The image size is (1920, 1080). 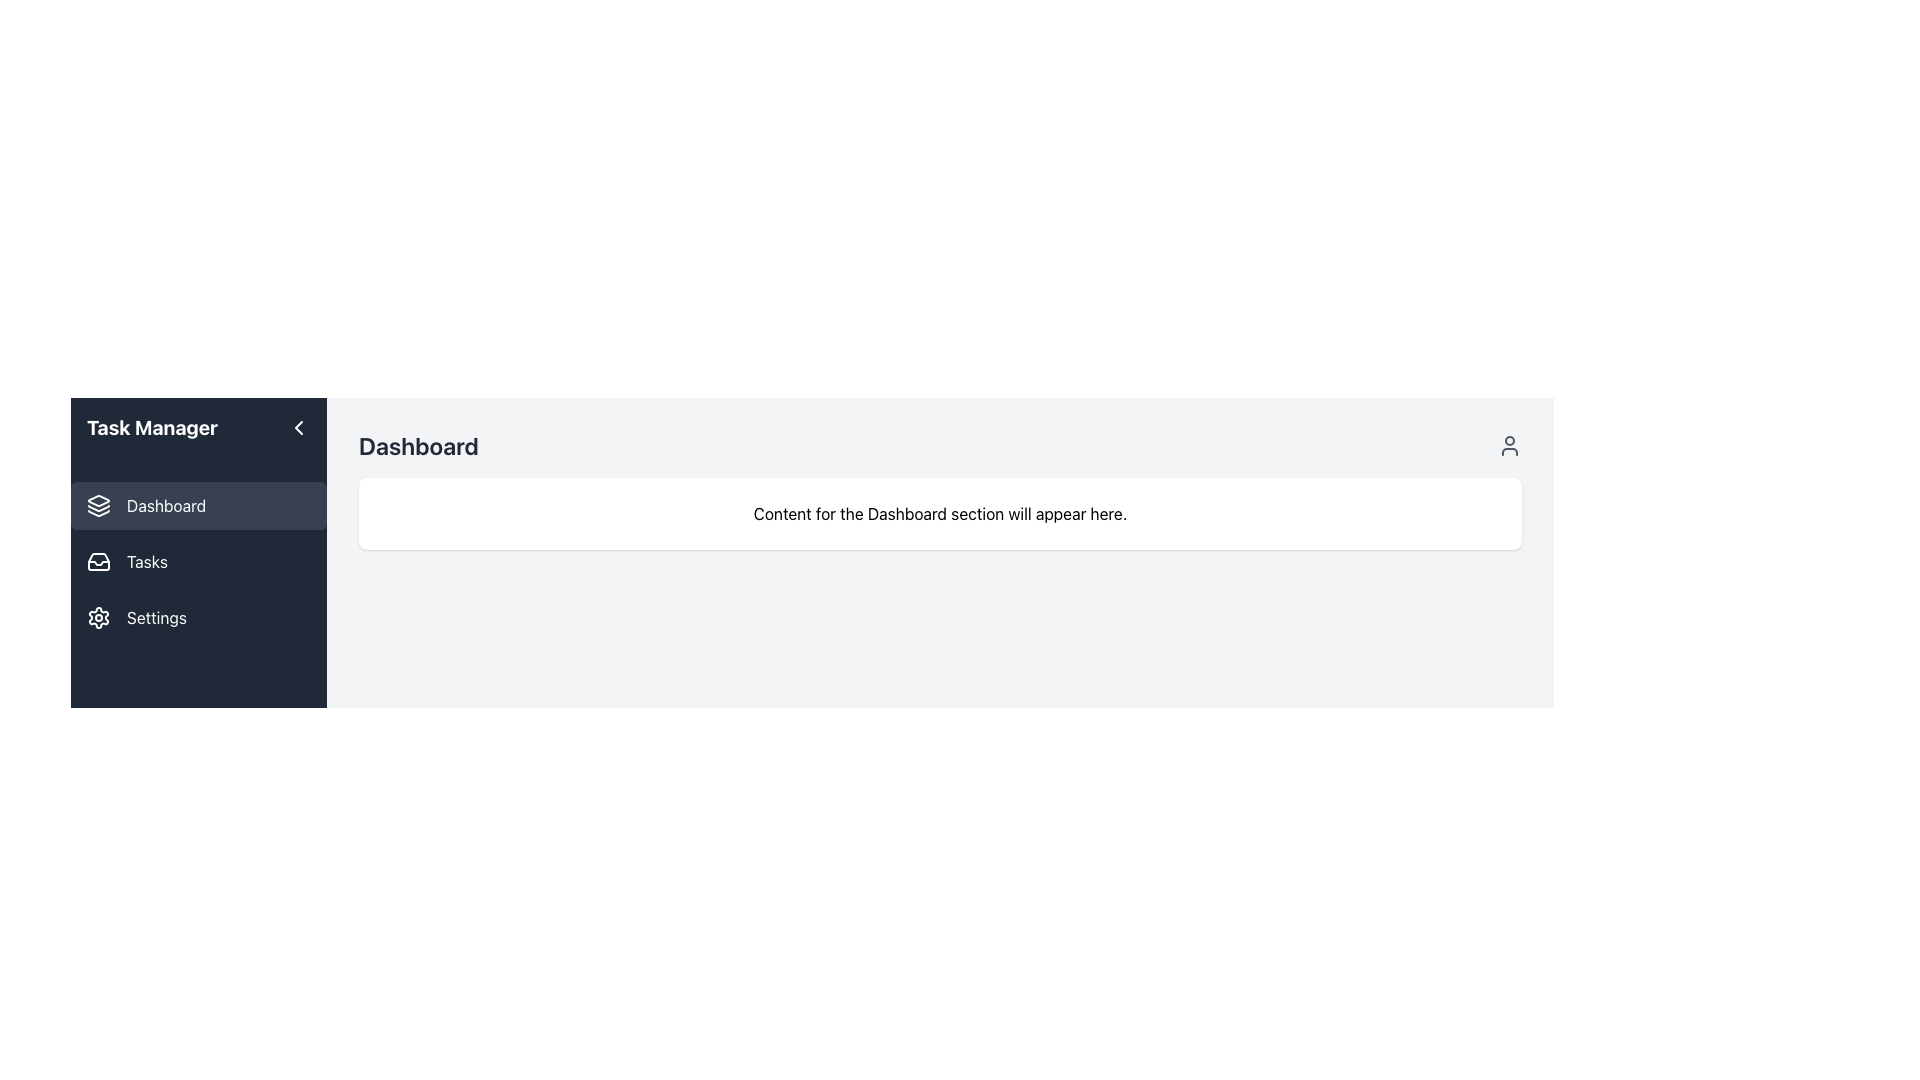 I want to click on the chevron navigation button located in the top right corner of the sidebar header, adjacent to the 'Task Manager' title text, so click(x=297, y=427).